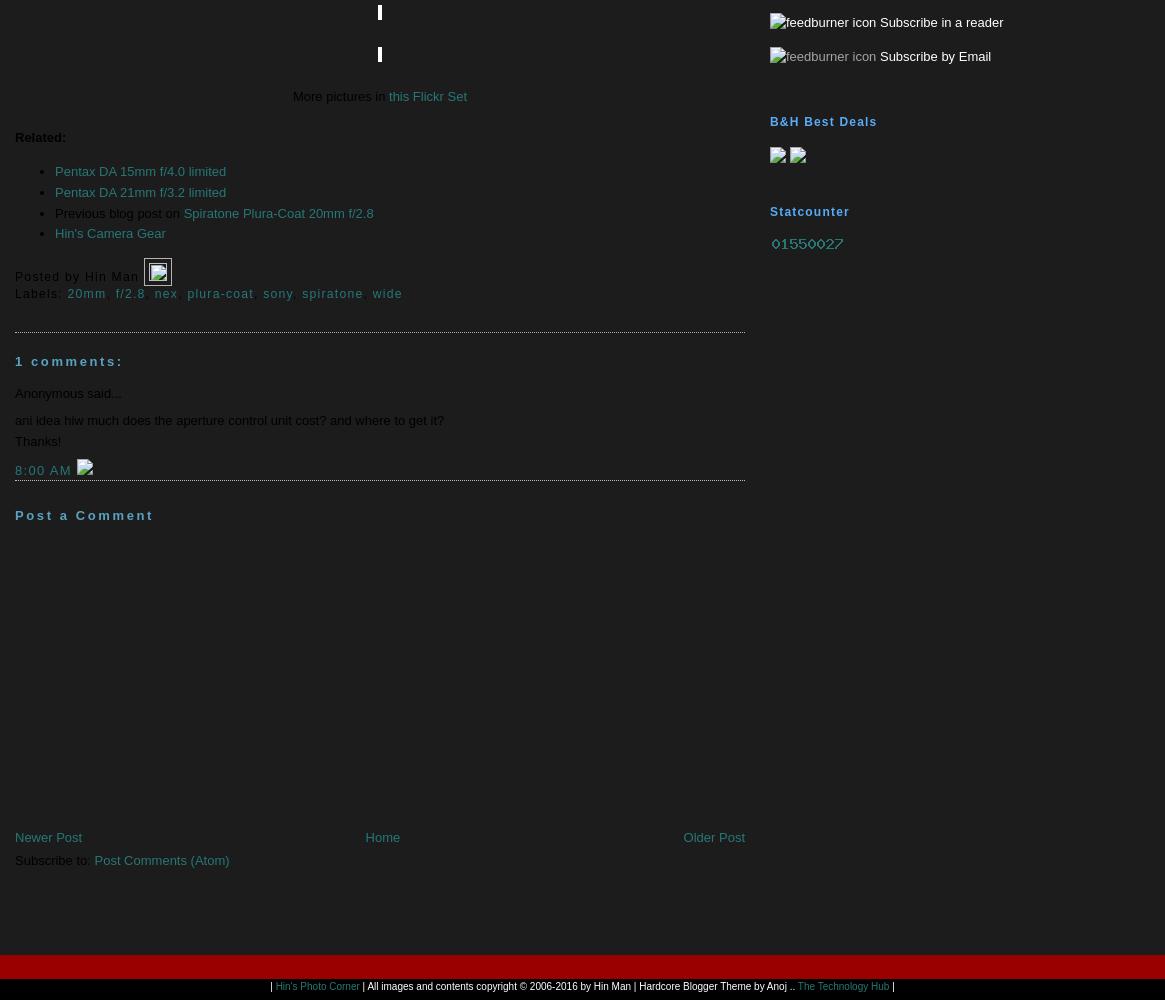  What do you see at coordinates (15, 359) in the screenshot?
I see `'1 comments:'` at bounding box center [15, 359].